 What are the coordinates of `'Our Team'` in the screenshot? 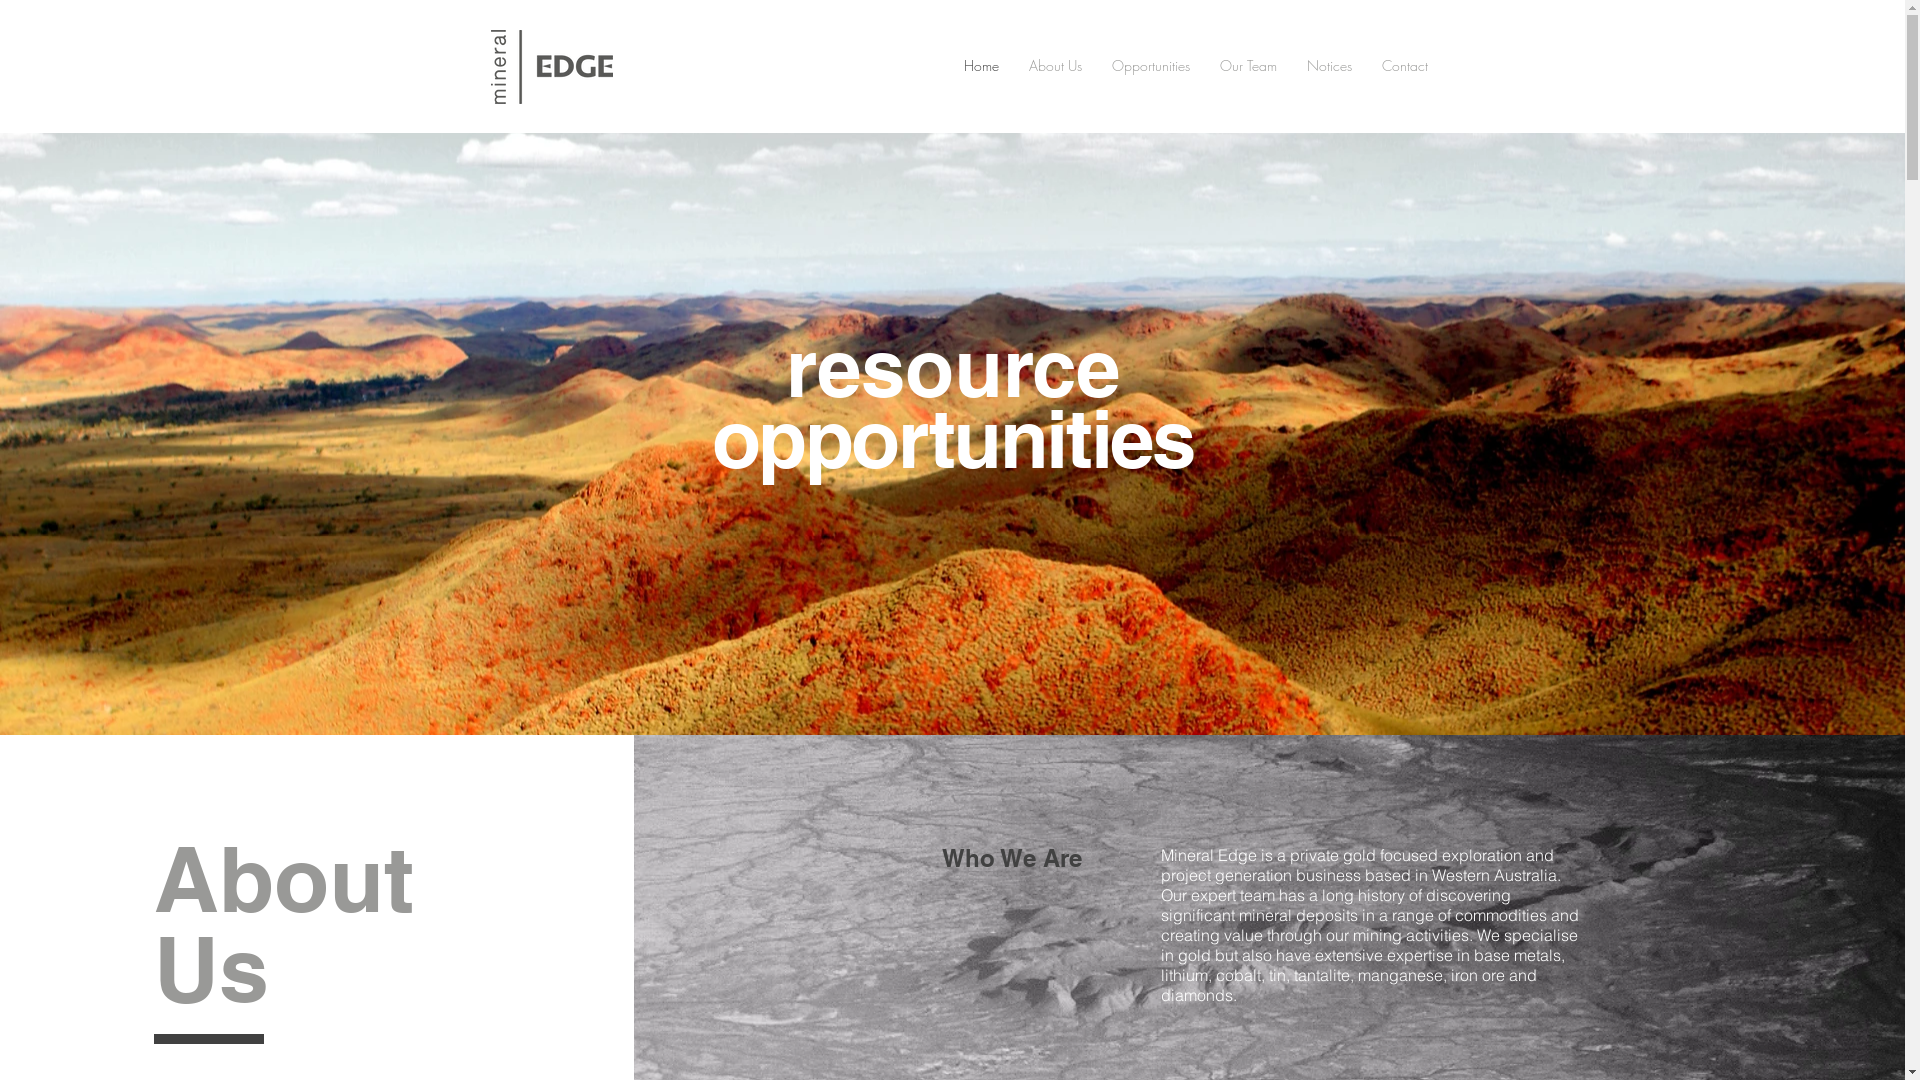 It's located at (1246, 64).